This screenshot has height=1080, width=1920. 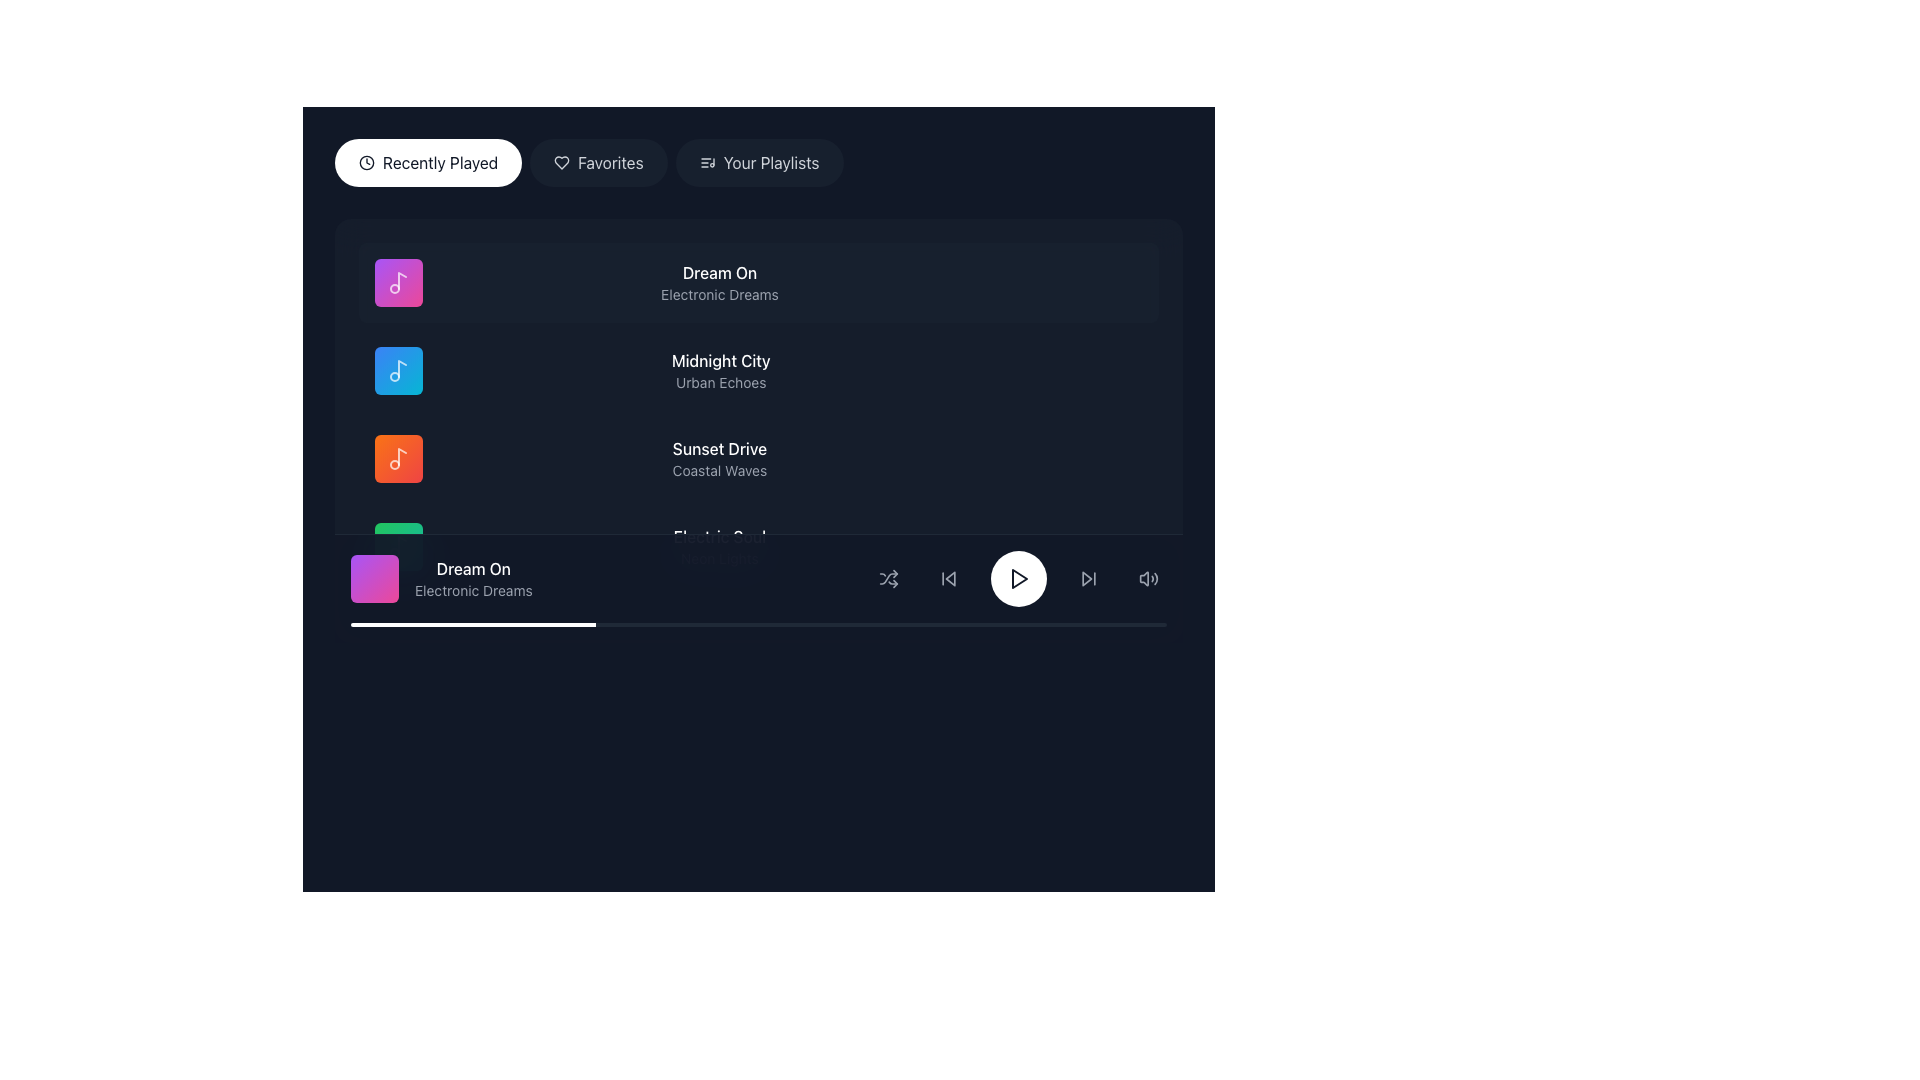 What do you see at coordinates (757, 459) in the screenshot?
I see `the music item titled 'Sunset Drive' with the subtitle 'Coastal Waves'` at bounding box center [757, 459].